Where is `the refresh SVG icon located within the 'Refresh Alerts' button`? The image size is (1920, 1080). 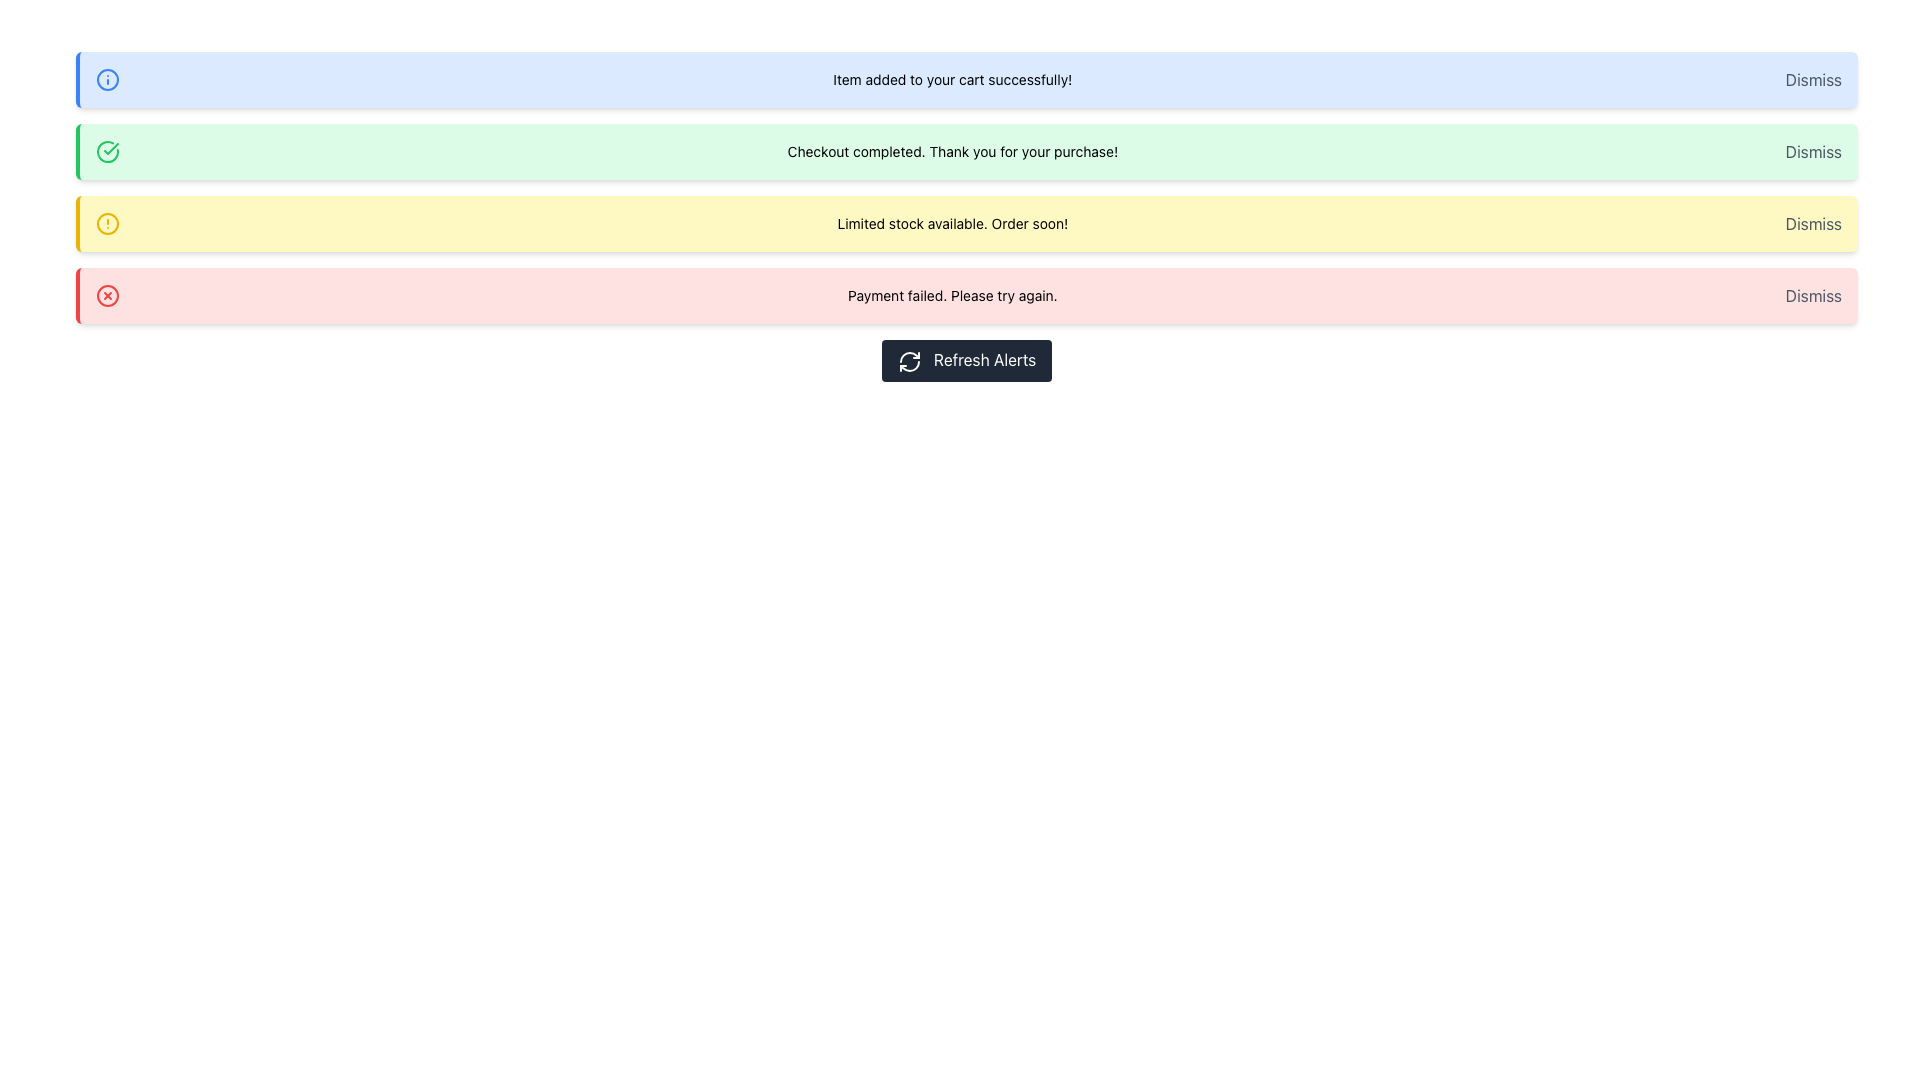
the refresh SVG icon located within the 'Refresh Alerts' button is located at coordinates (908, 361).